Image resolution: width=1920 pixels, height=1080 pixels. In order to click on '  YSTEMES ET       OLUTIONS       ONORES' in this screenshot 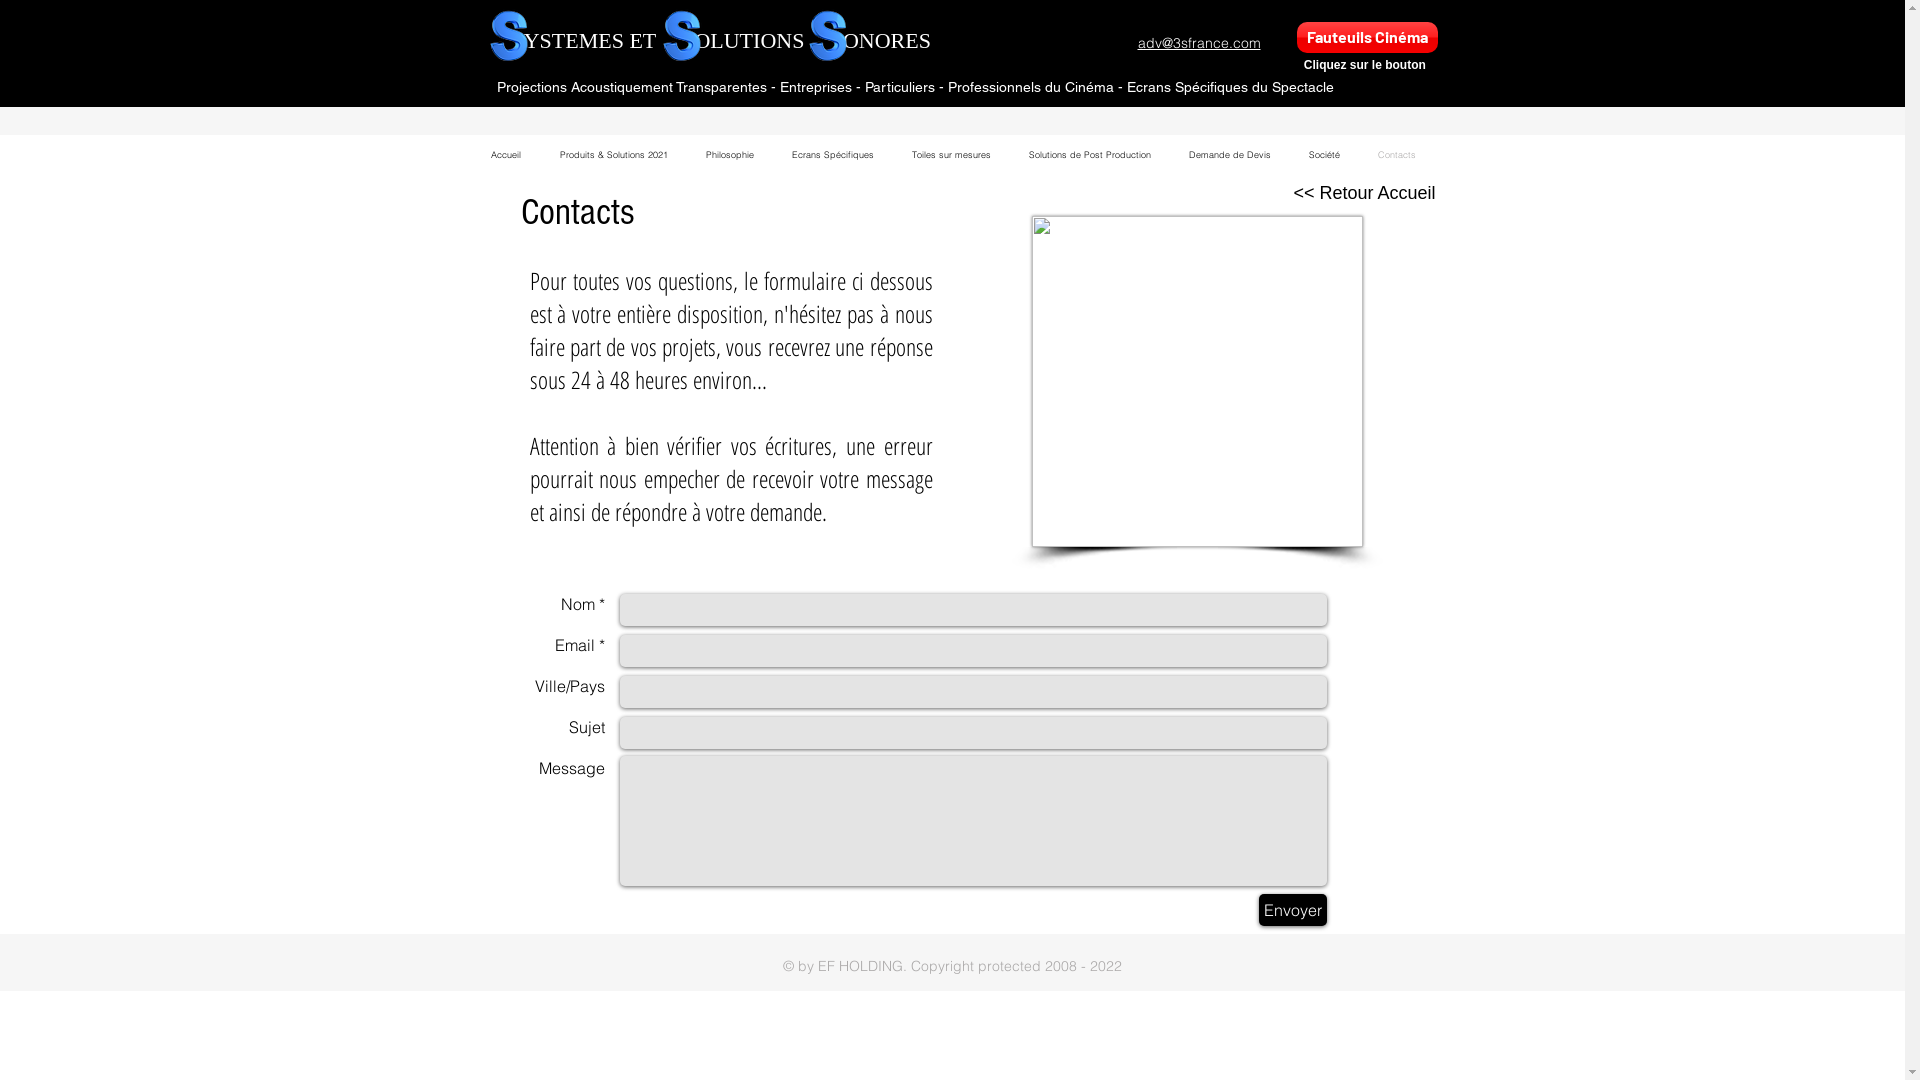, I will do `click(721, 40)`.